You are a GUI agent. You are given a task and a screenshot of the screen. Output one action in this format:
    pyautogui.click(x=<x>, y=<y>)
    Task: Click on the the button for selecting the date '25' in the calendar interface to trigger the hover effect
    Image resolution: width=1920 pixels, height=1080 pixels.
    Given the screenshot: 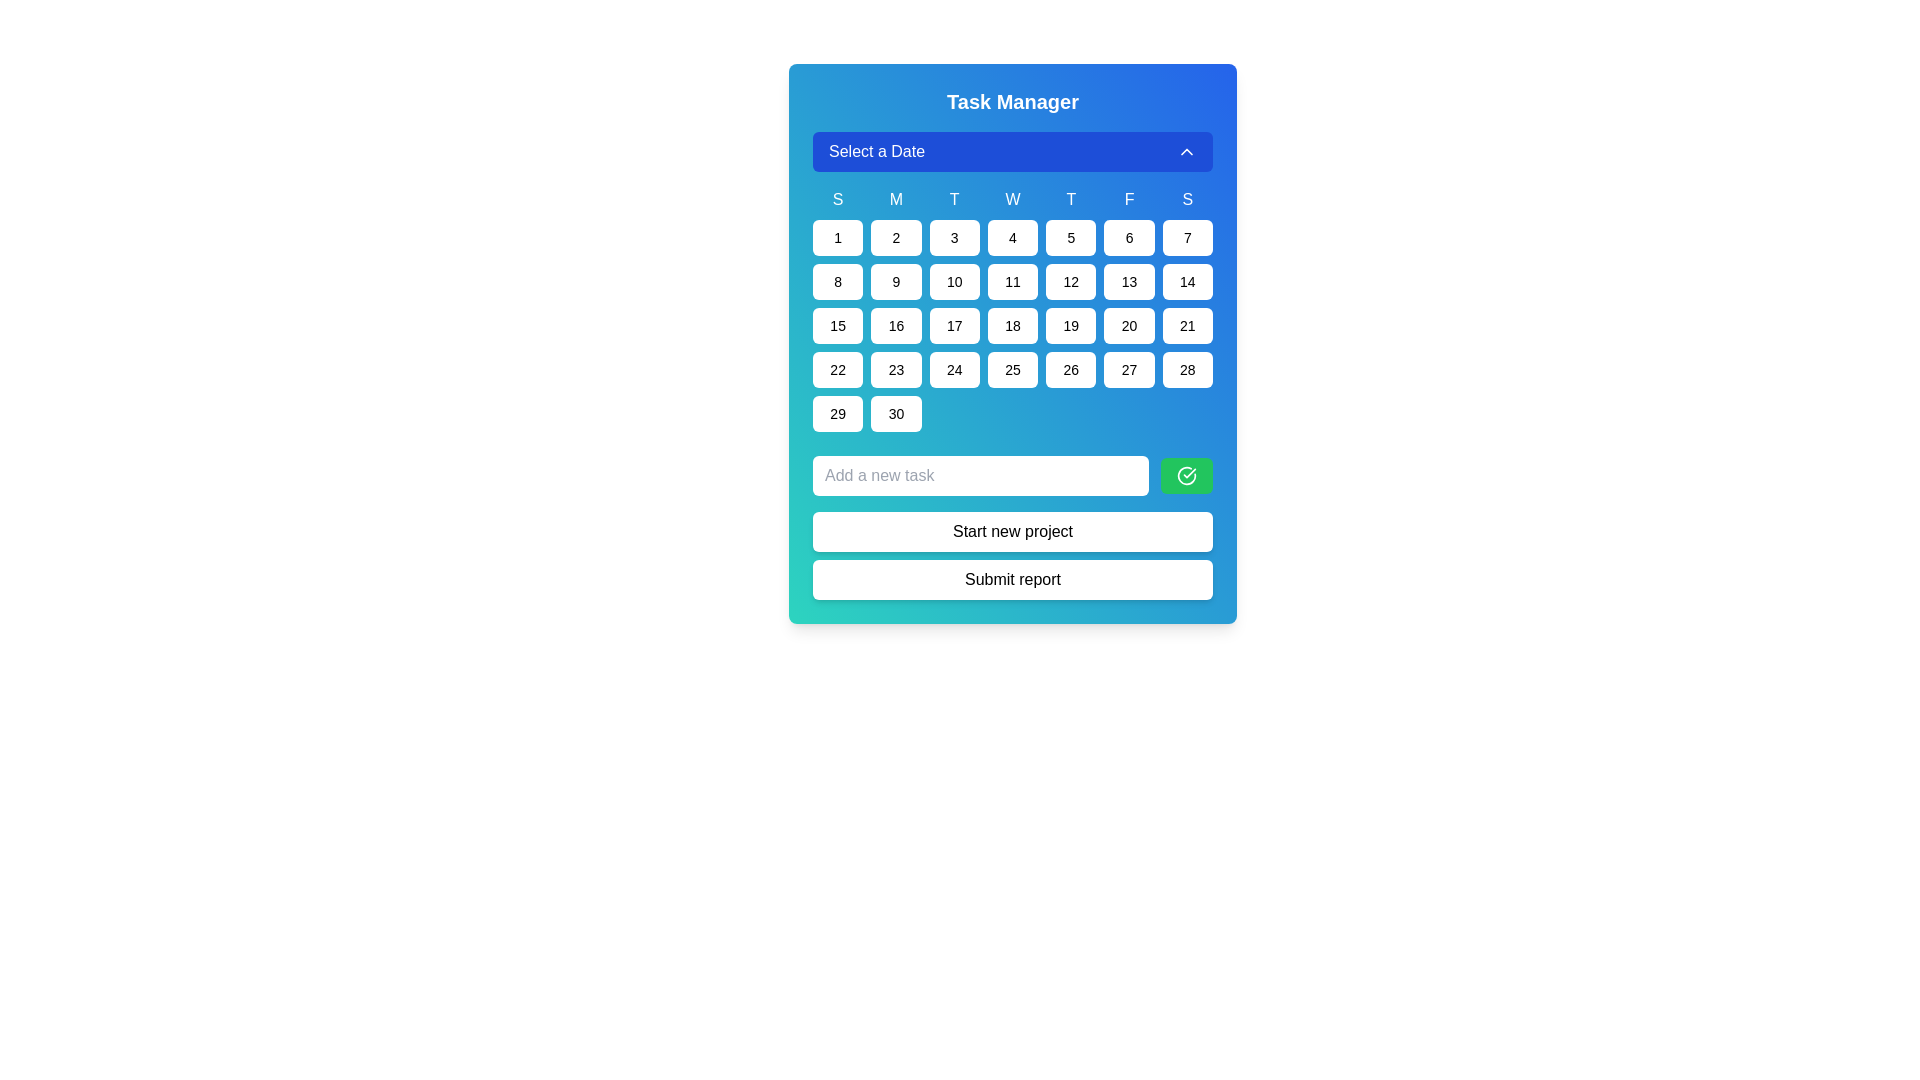 What is the action you would take?
    pyautogui.click(x=1012, y=370)
    